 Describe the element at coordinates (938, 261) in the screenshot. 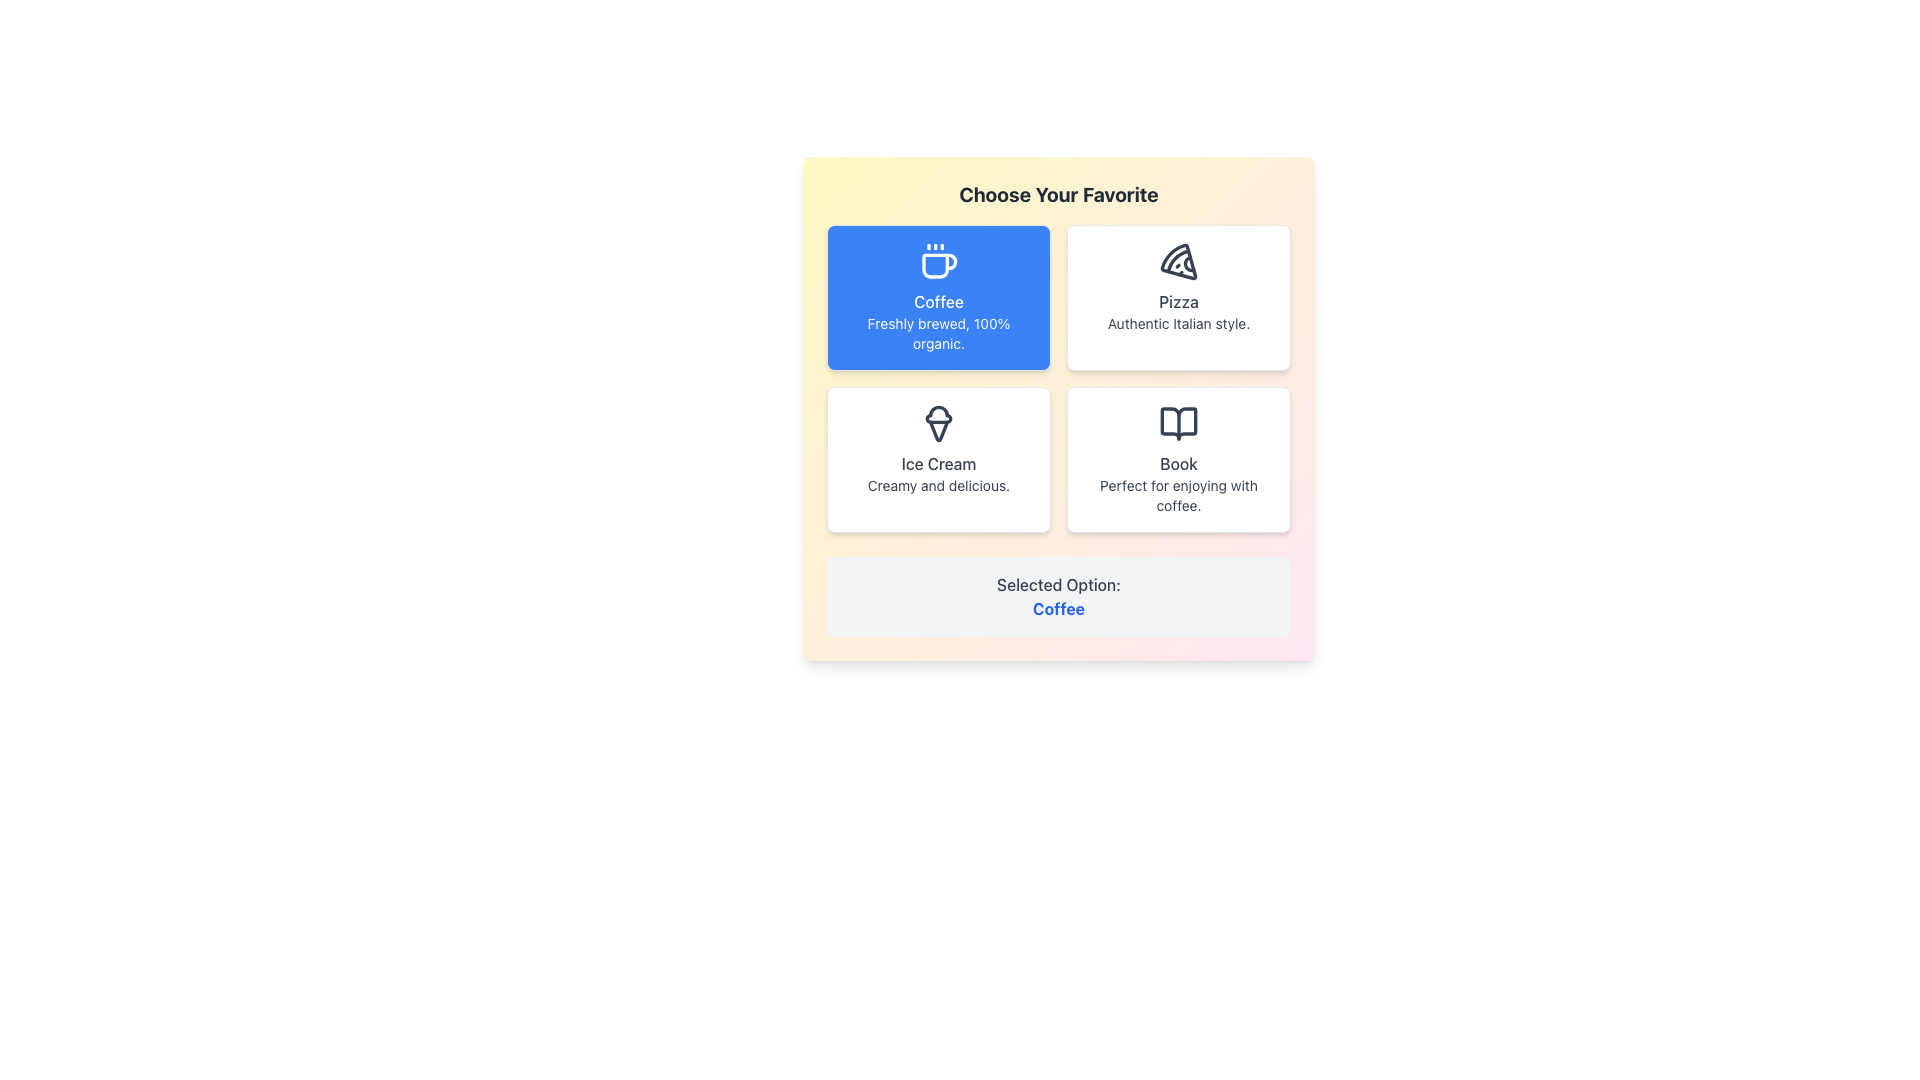

I see `the coffee icon located in the top-left module of the grid layout, which visually represents the concept of coffee and is positioned above the text 'Freshly brewed, 100% organic.'` at that location.